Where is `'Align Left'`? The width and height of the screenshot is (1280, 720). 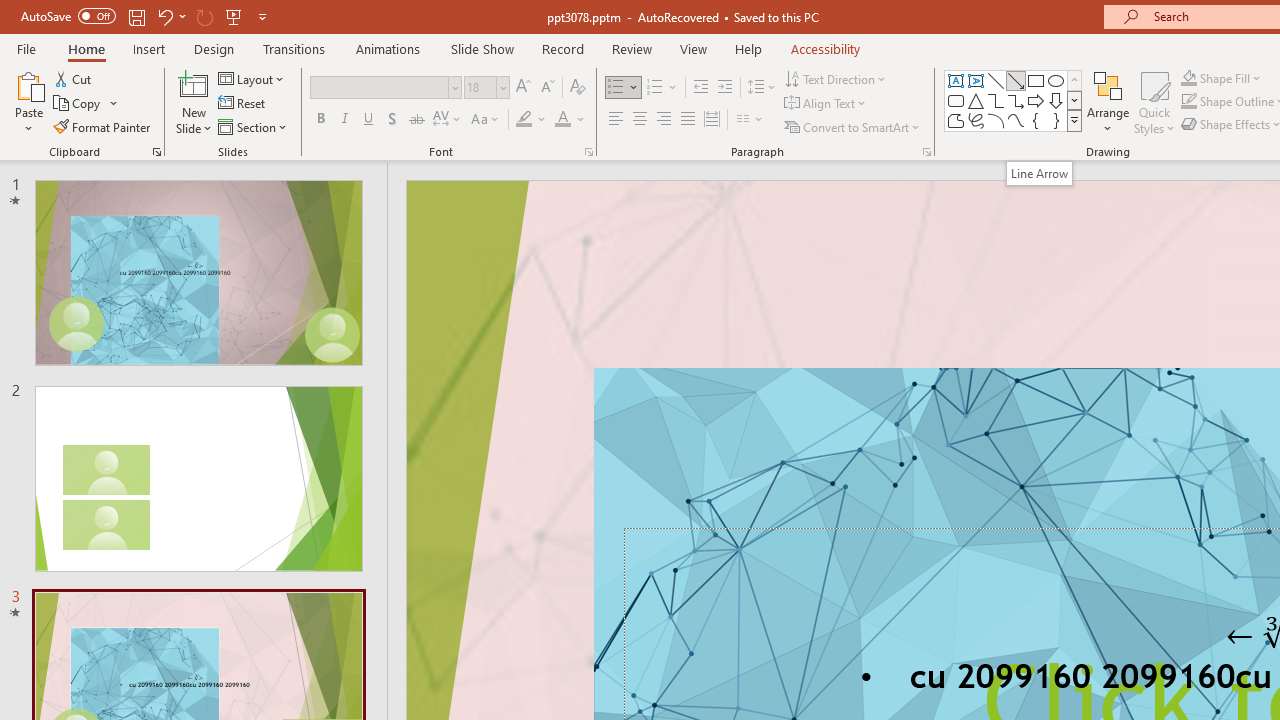
'Align Left' is located at coordinates (615, 119).